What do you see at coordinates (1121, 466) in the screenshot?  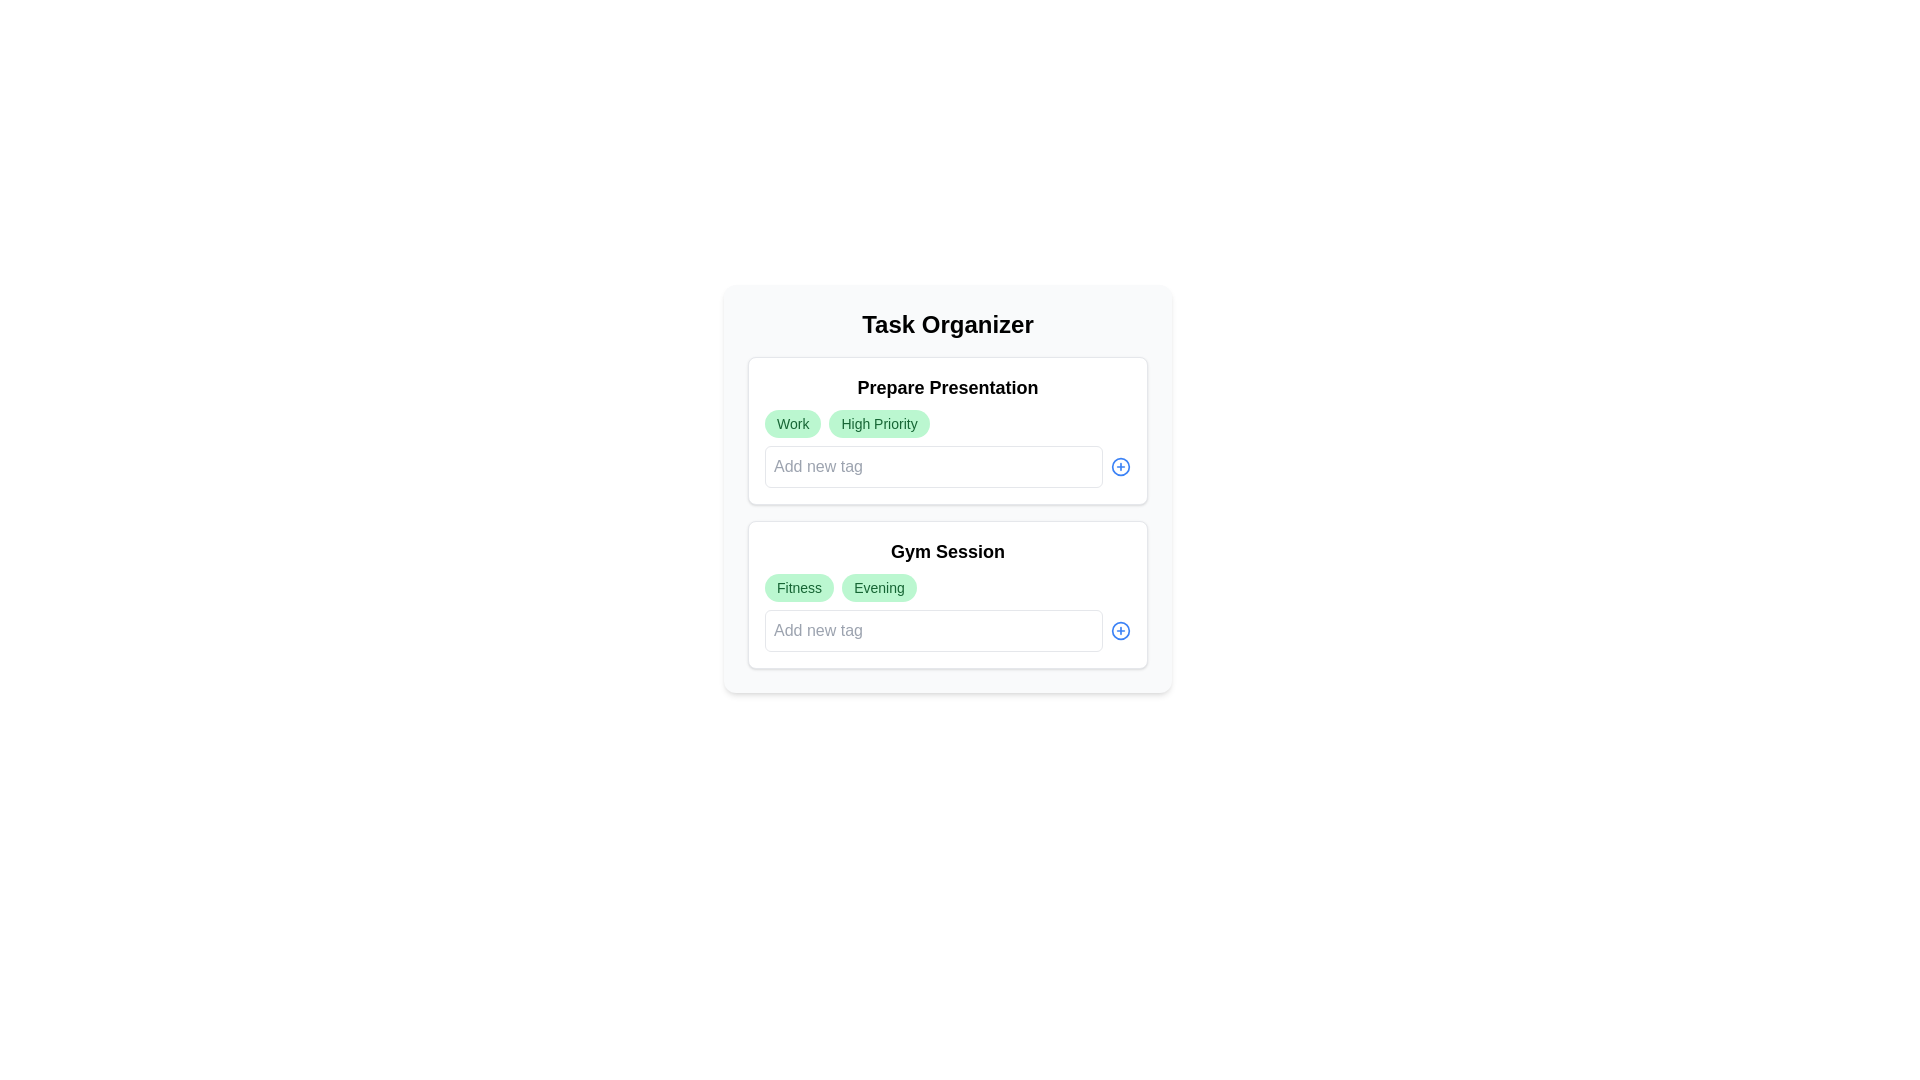 I see `plus icon button to add a new tag for the 'Prepare Presentation' task` at bounding box center [1121, 466].